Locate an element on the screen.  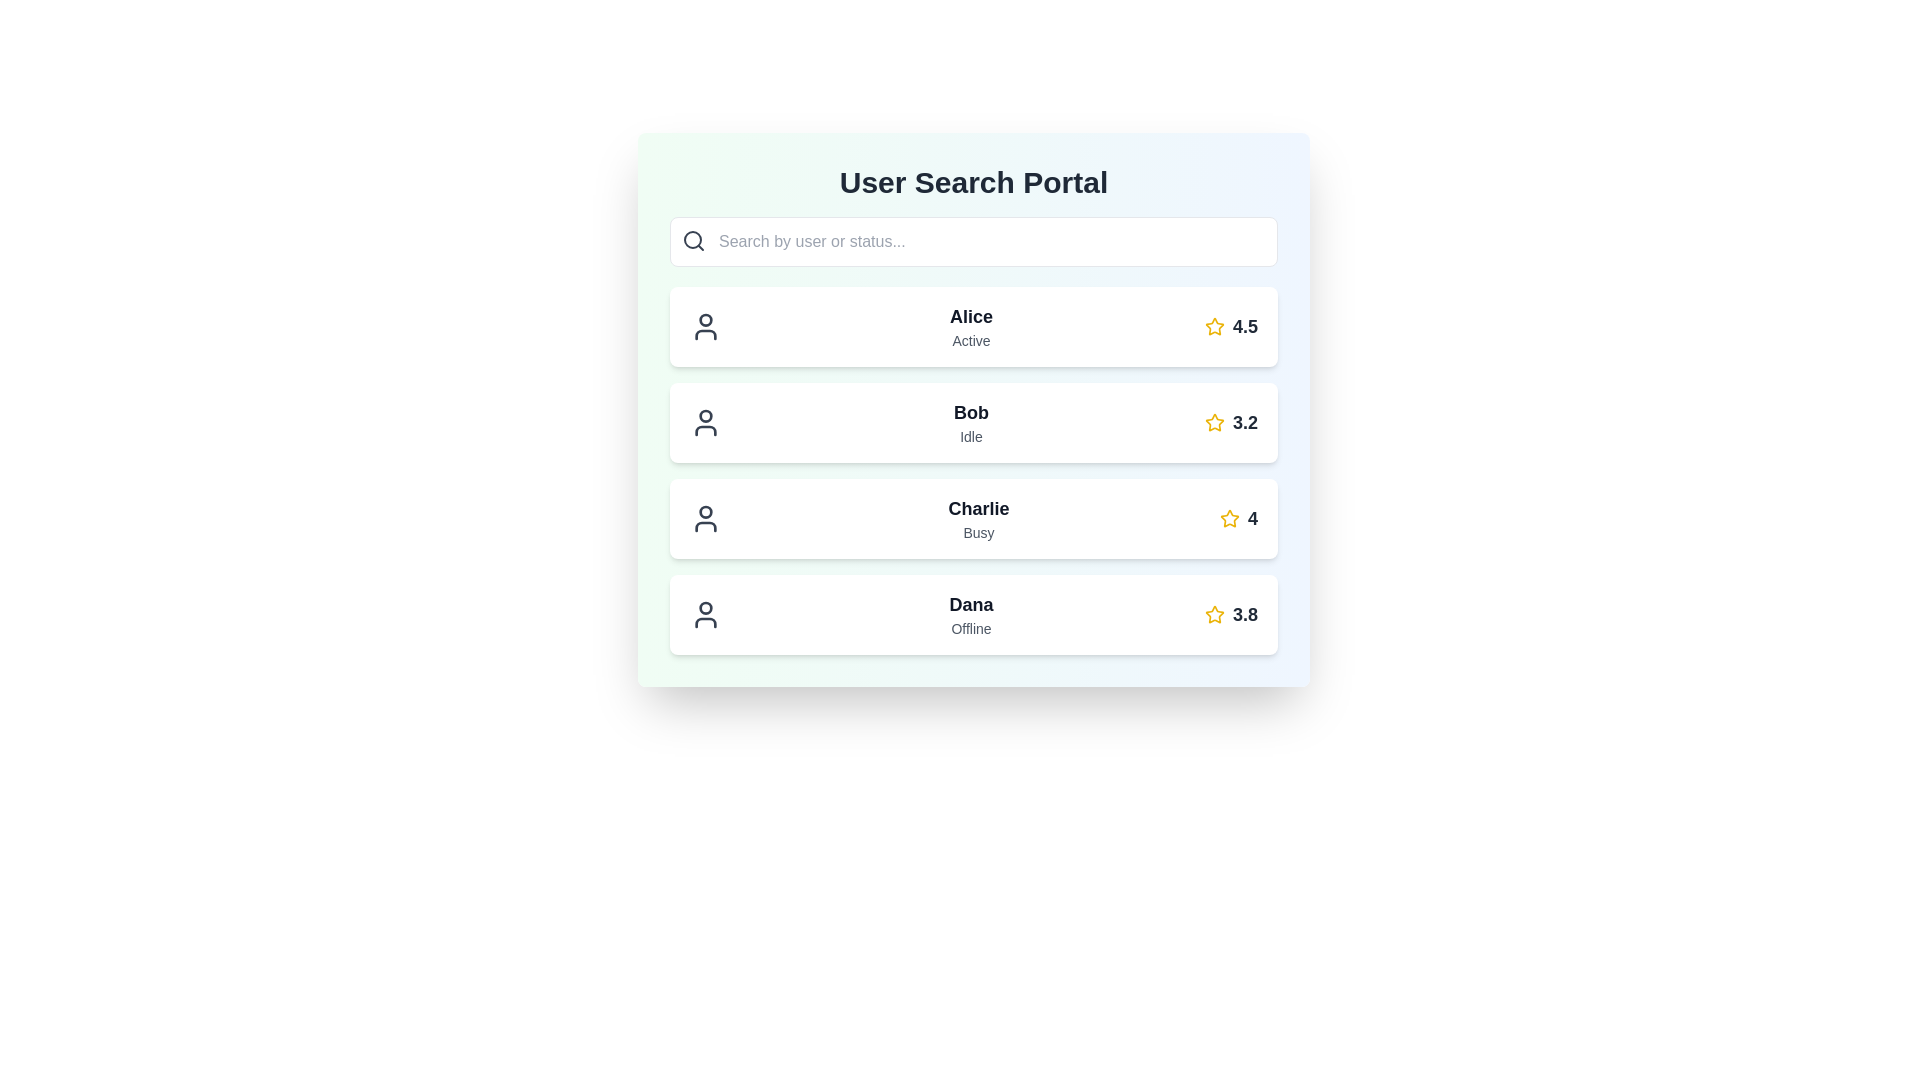
the text element displaying a bold number '3.2' in gray font, which is accompanied by a yellow star icon, indicating the rating for user 'Bob' in the user list is located at coordinates (1230, 422).